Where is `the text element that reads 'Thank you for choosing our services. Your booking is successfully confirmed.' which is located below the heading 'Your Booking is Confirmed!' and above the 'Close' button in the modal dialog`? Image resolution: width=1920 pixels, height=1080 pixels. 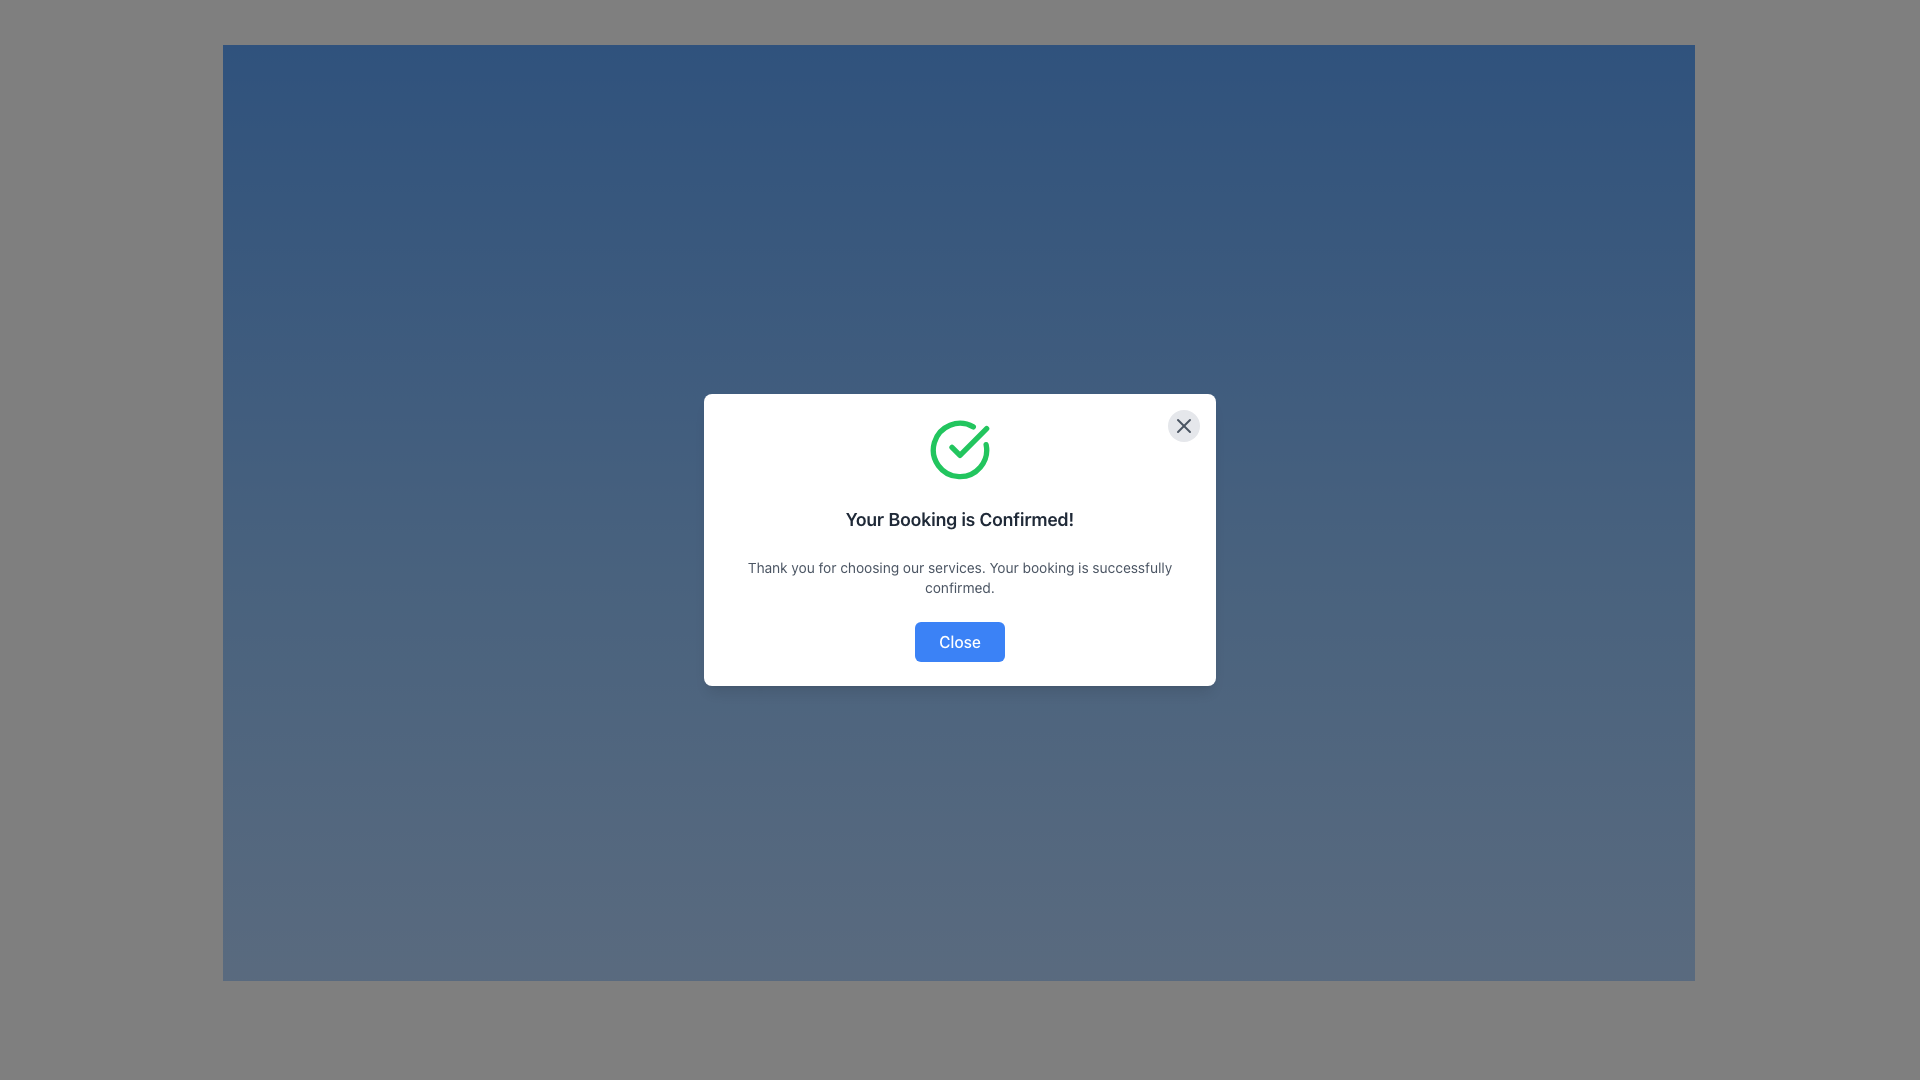 the text element that reads 'Thank you for choosing our services. Your booking is successfully confirmed.' which is located below the heading 'Your Booking is Confirmed!' and above the 'Close' button in the modal dialog is located at coordinates (960, 578).